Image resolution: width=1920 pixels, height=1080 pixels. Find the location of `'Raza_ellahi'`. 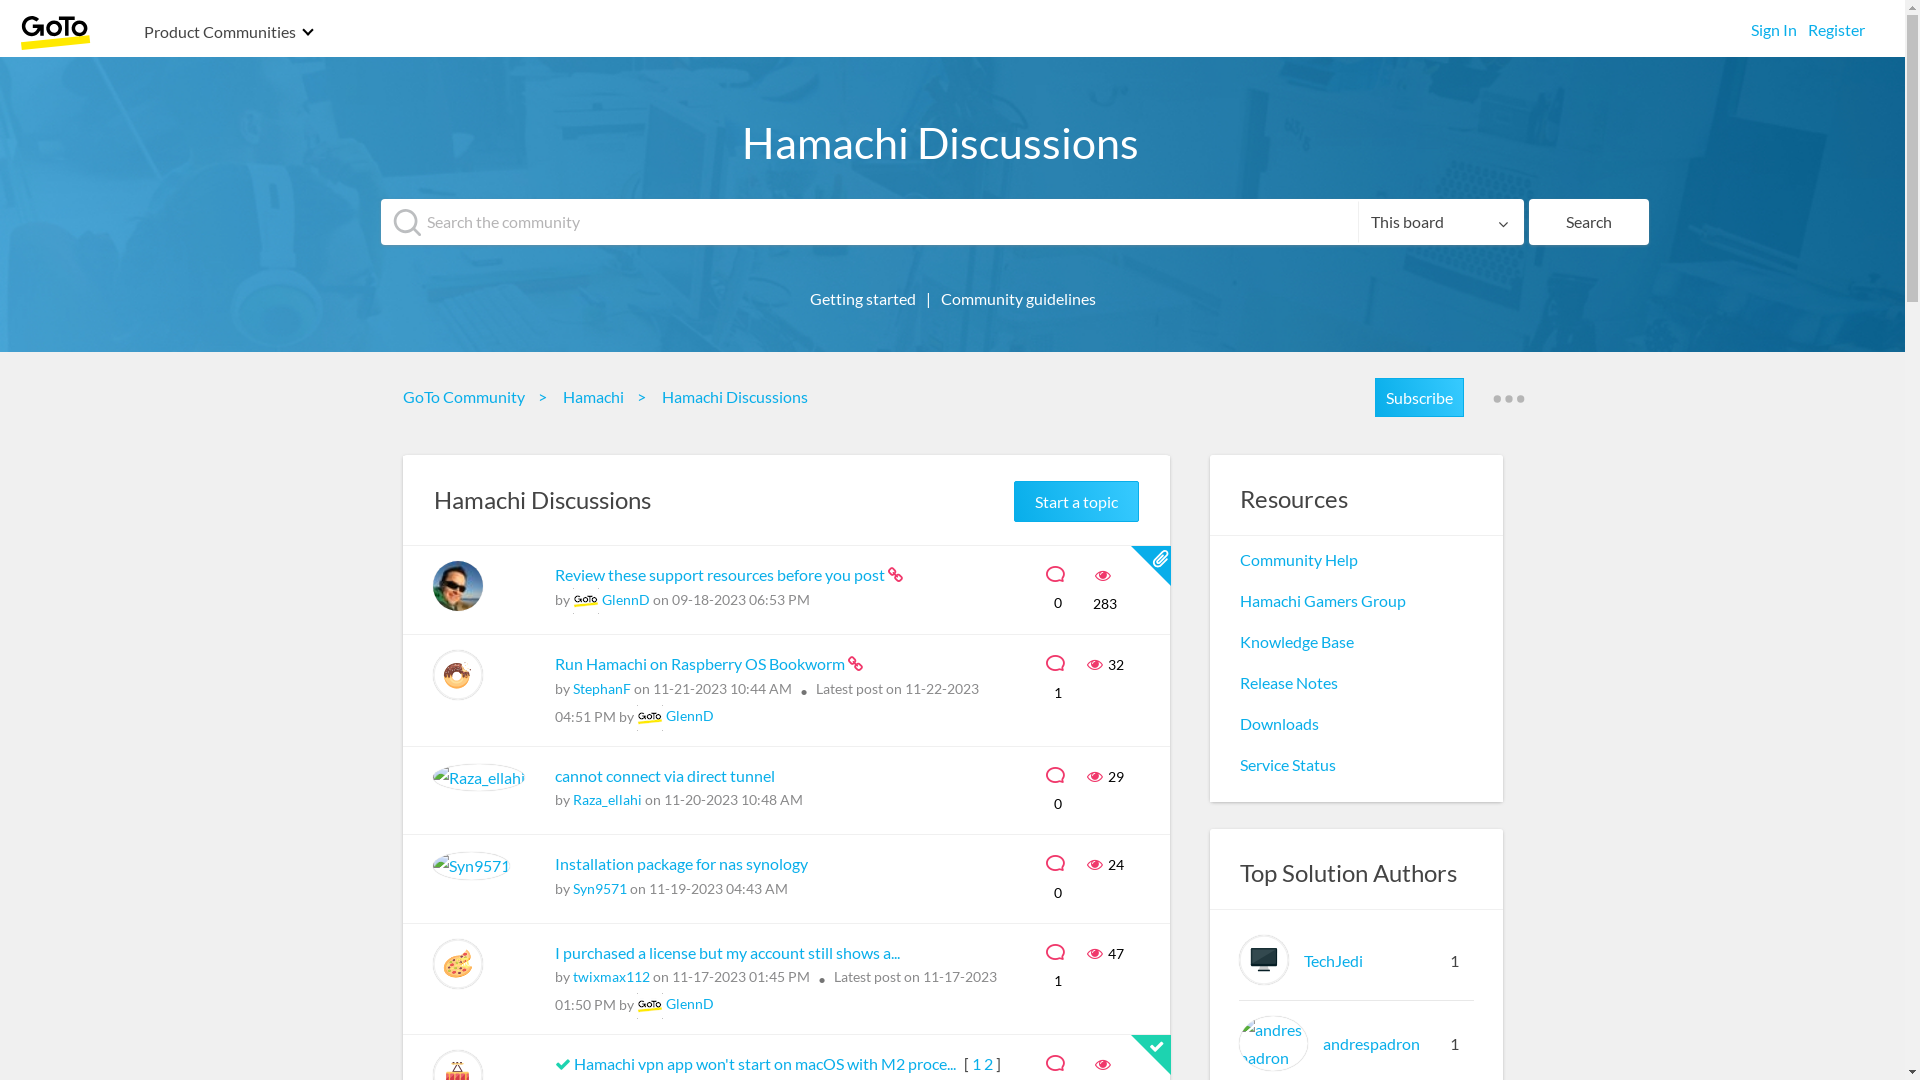

'Raza_ellahi' is located at coordinates (570, 798).